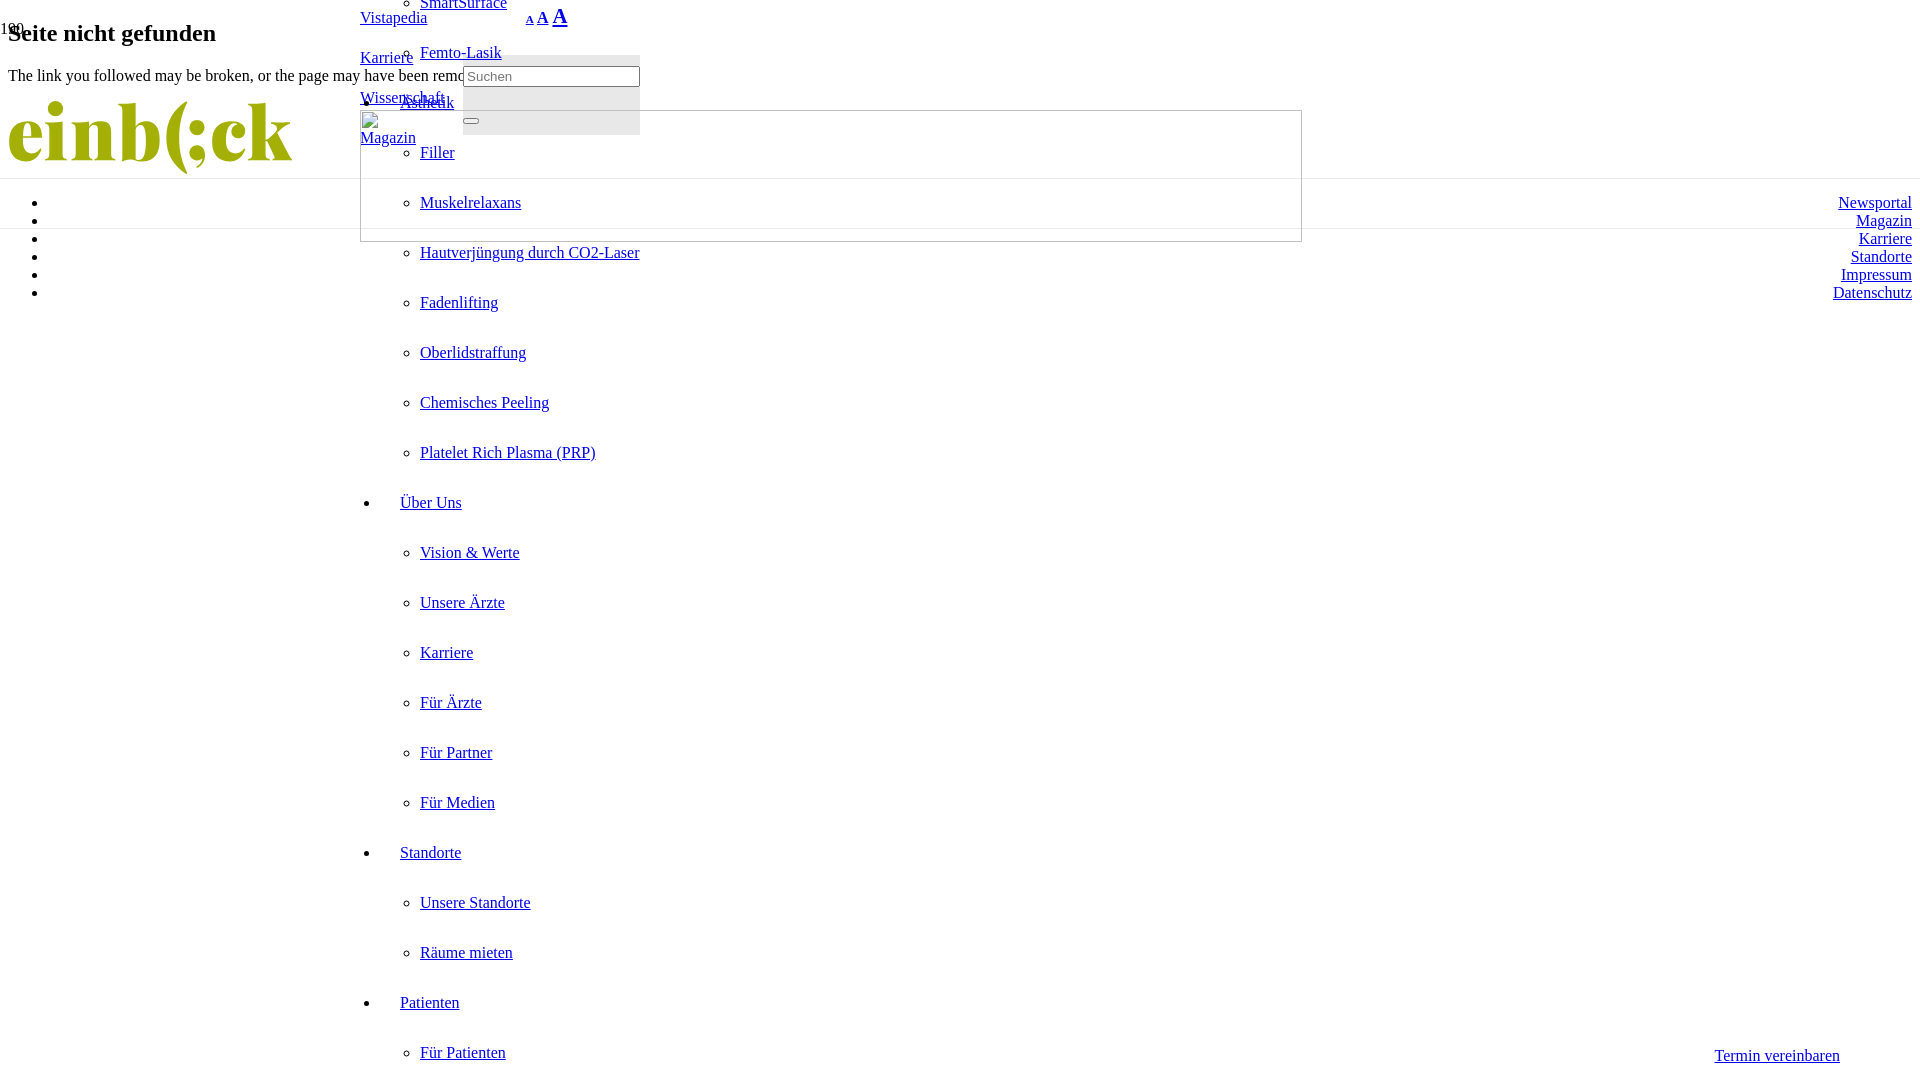 This screenshot has height=1080, width=1920. Describe the element at coordinates (508, 452) in the screenshot. I see `'Platelet Rich Plasma (PRP)'` at that location.